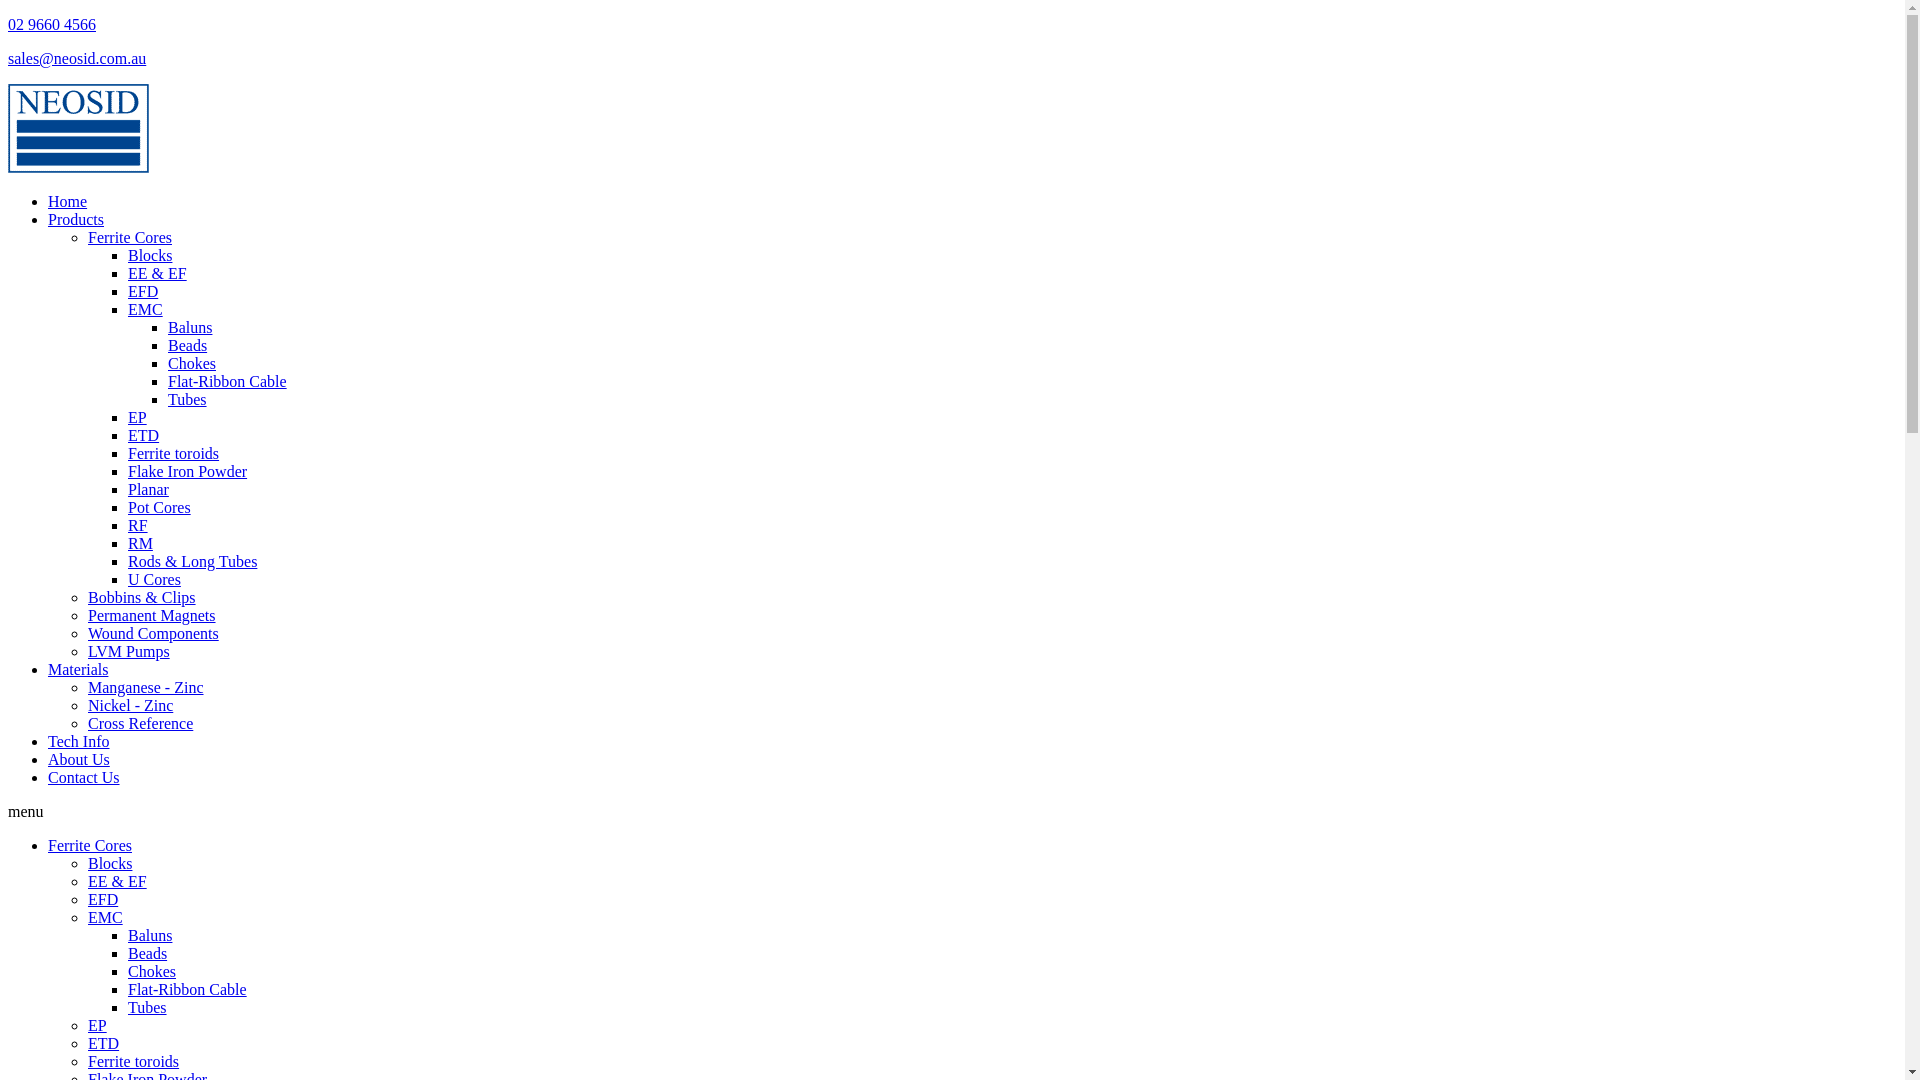 Image resolution: width=1920 pixels, height=1080 pixels. Describe the element at coordinates (190, 326) in the screenshot. I see `'Baluns'` at that location.